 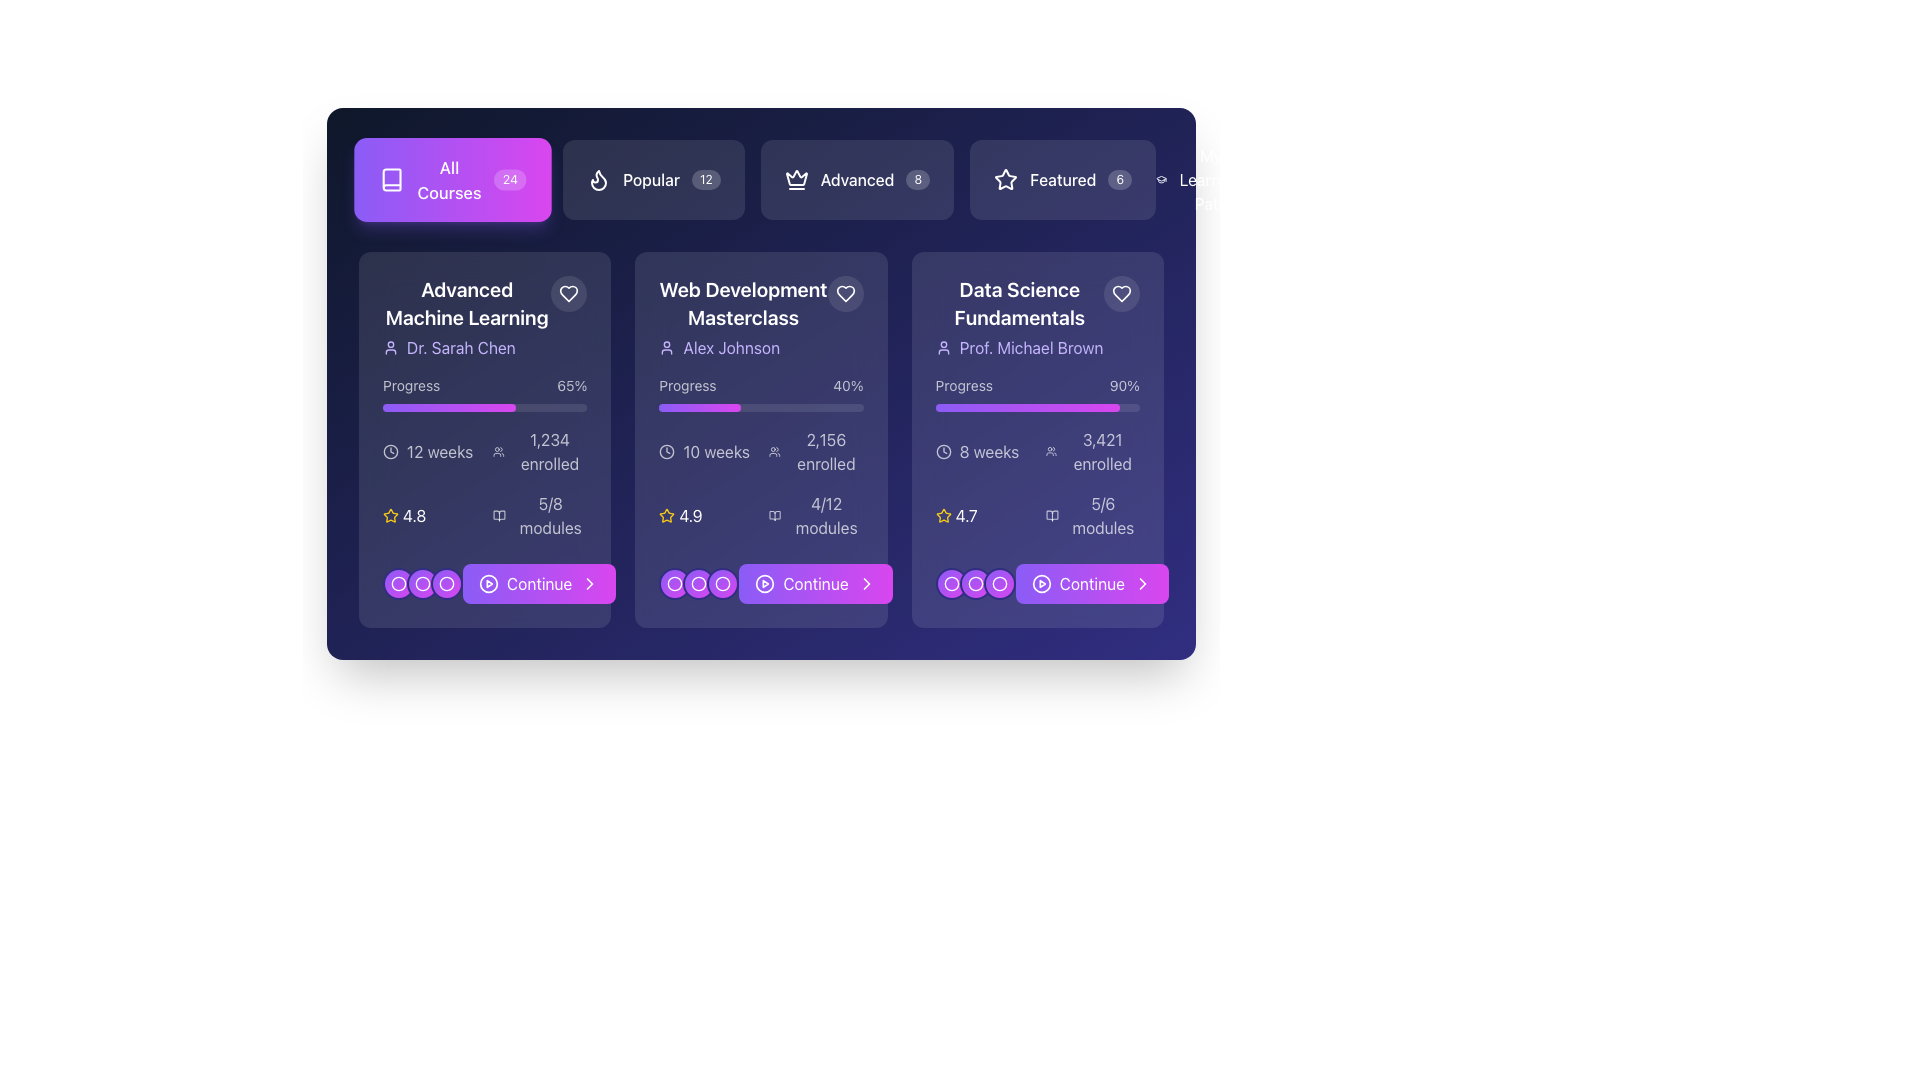 What do you see at coordinates (1122, 293) in the screenshot?
I see `the heart icon button located in the top-right corner of the 'Data Science Fundamentals' course card` at bounding box center [1122, 293].